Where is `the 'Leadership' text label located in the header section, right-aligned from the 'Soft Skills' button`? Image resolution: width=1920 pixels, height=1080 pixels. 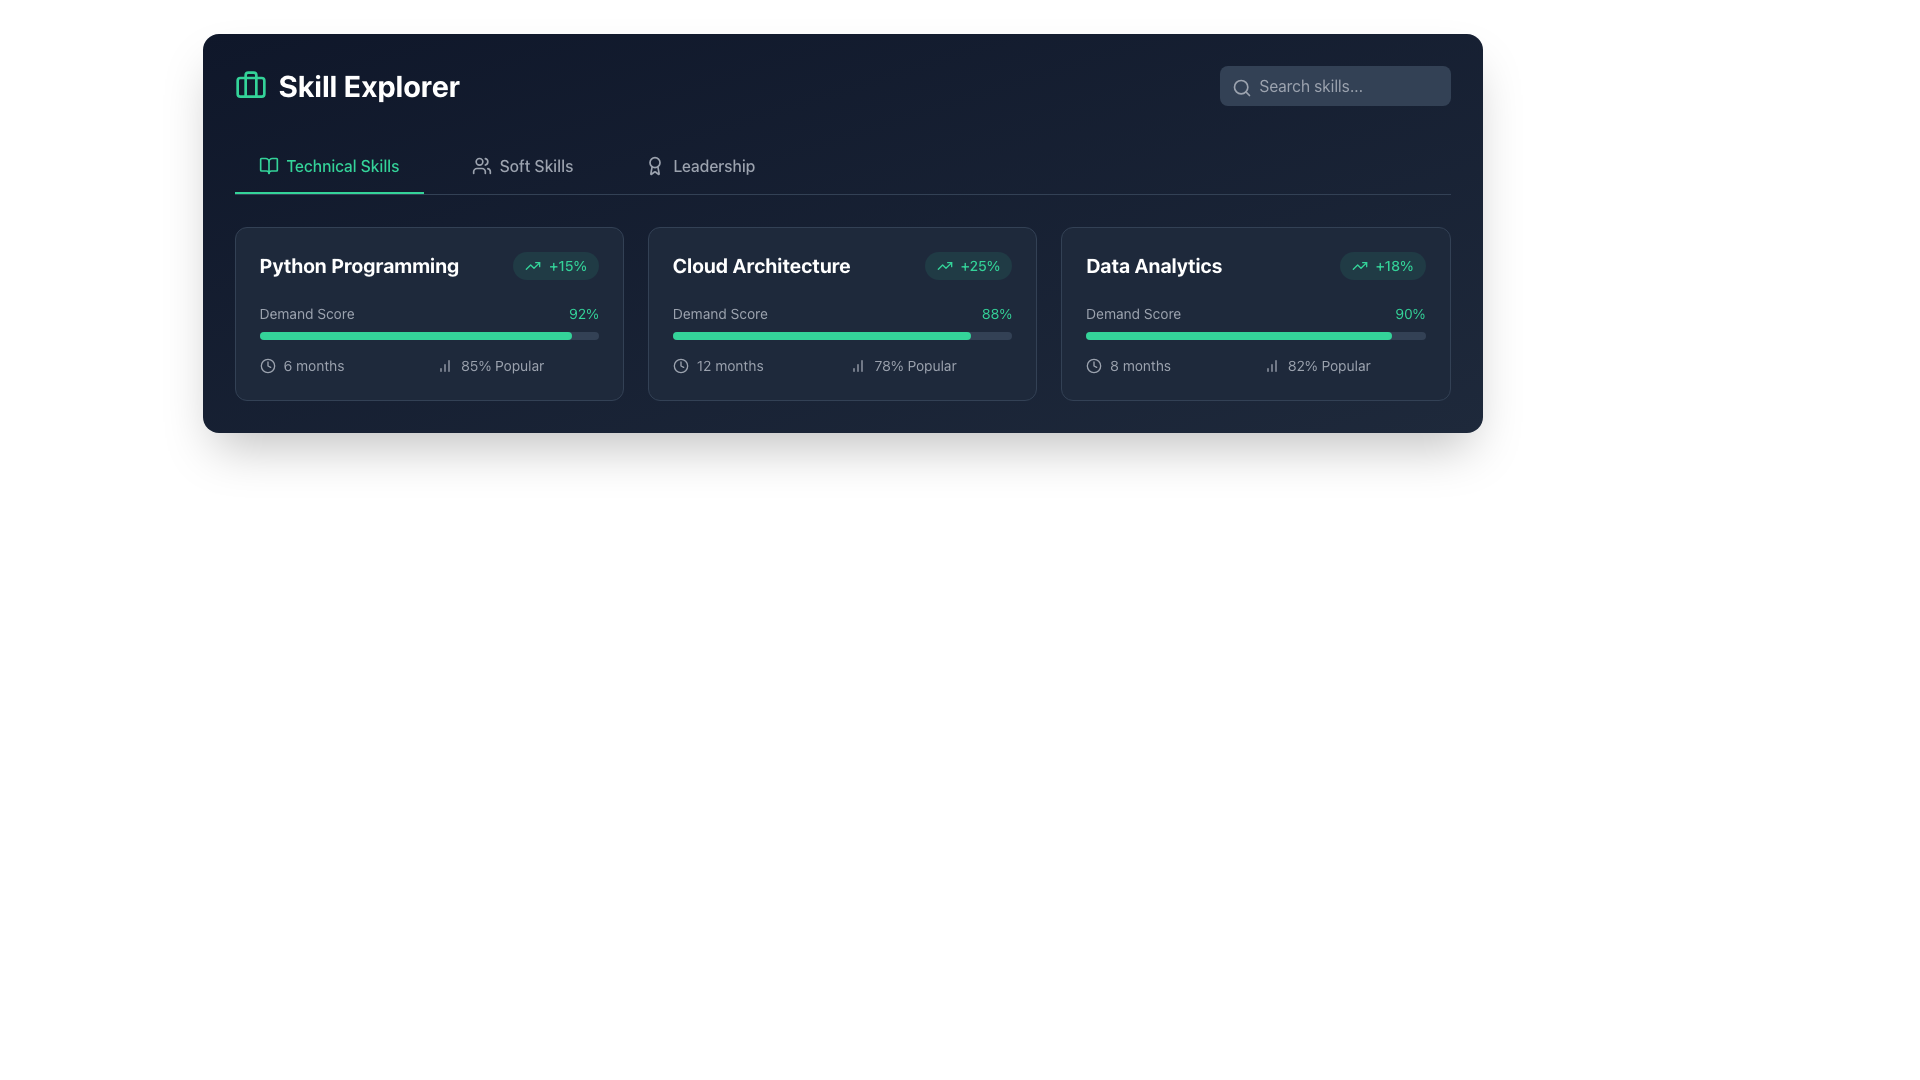
the 'Leadership' text label located in the header section, right-aligned from the 'Soft Skills' button is located at coordinates (714, 164).